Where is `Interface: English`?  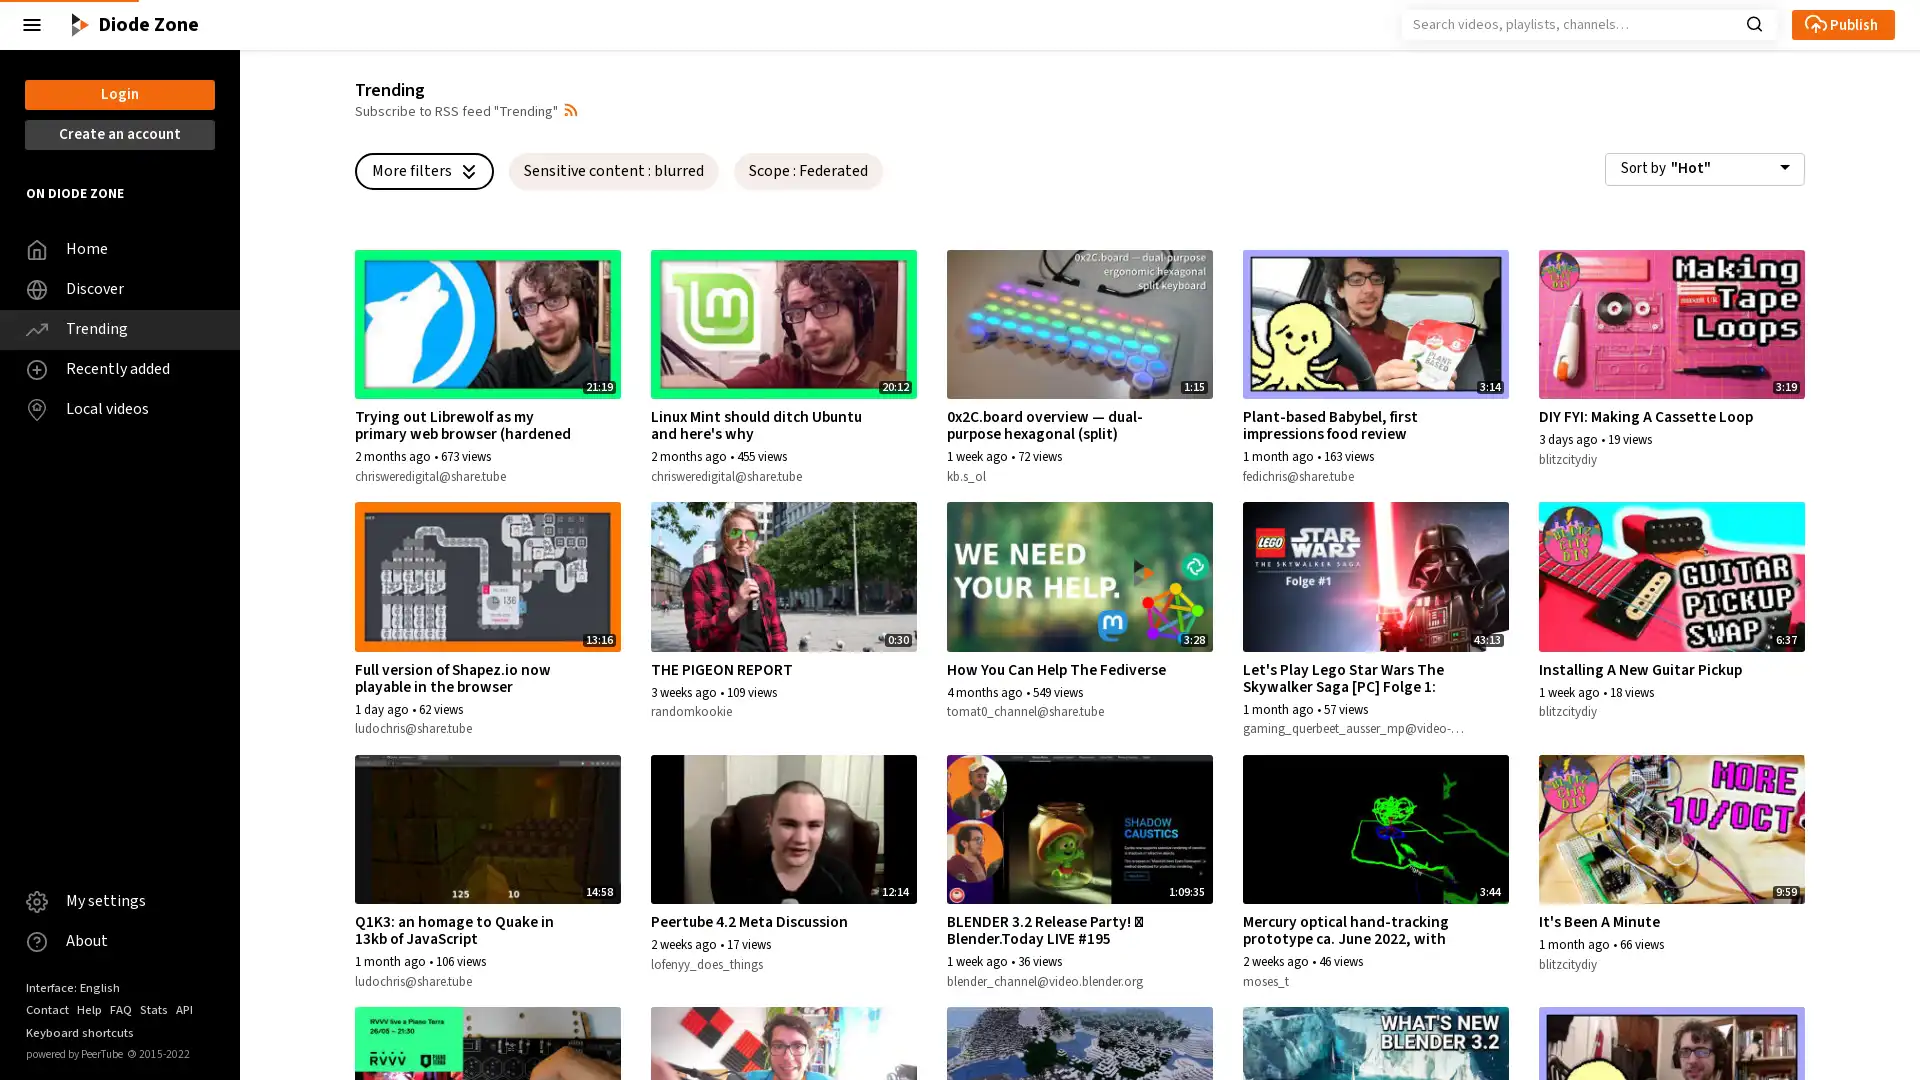
Interface: English is located at coordinates (72, 986).